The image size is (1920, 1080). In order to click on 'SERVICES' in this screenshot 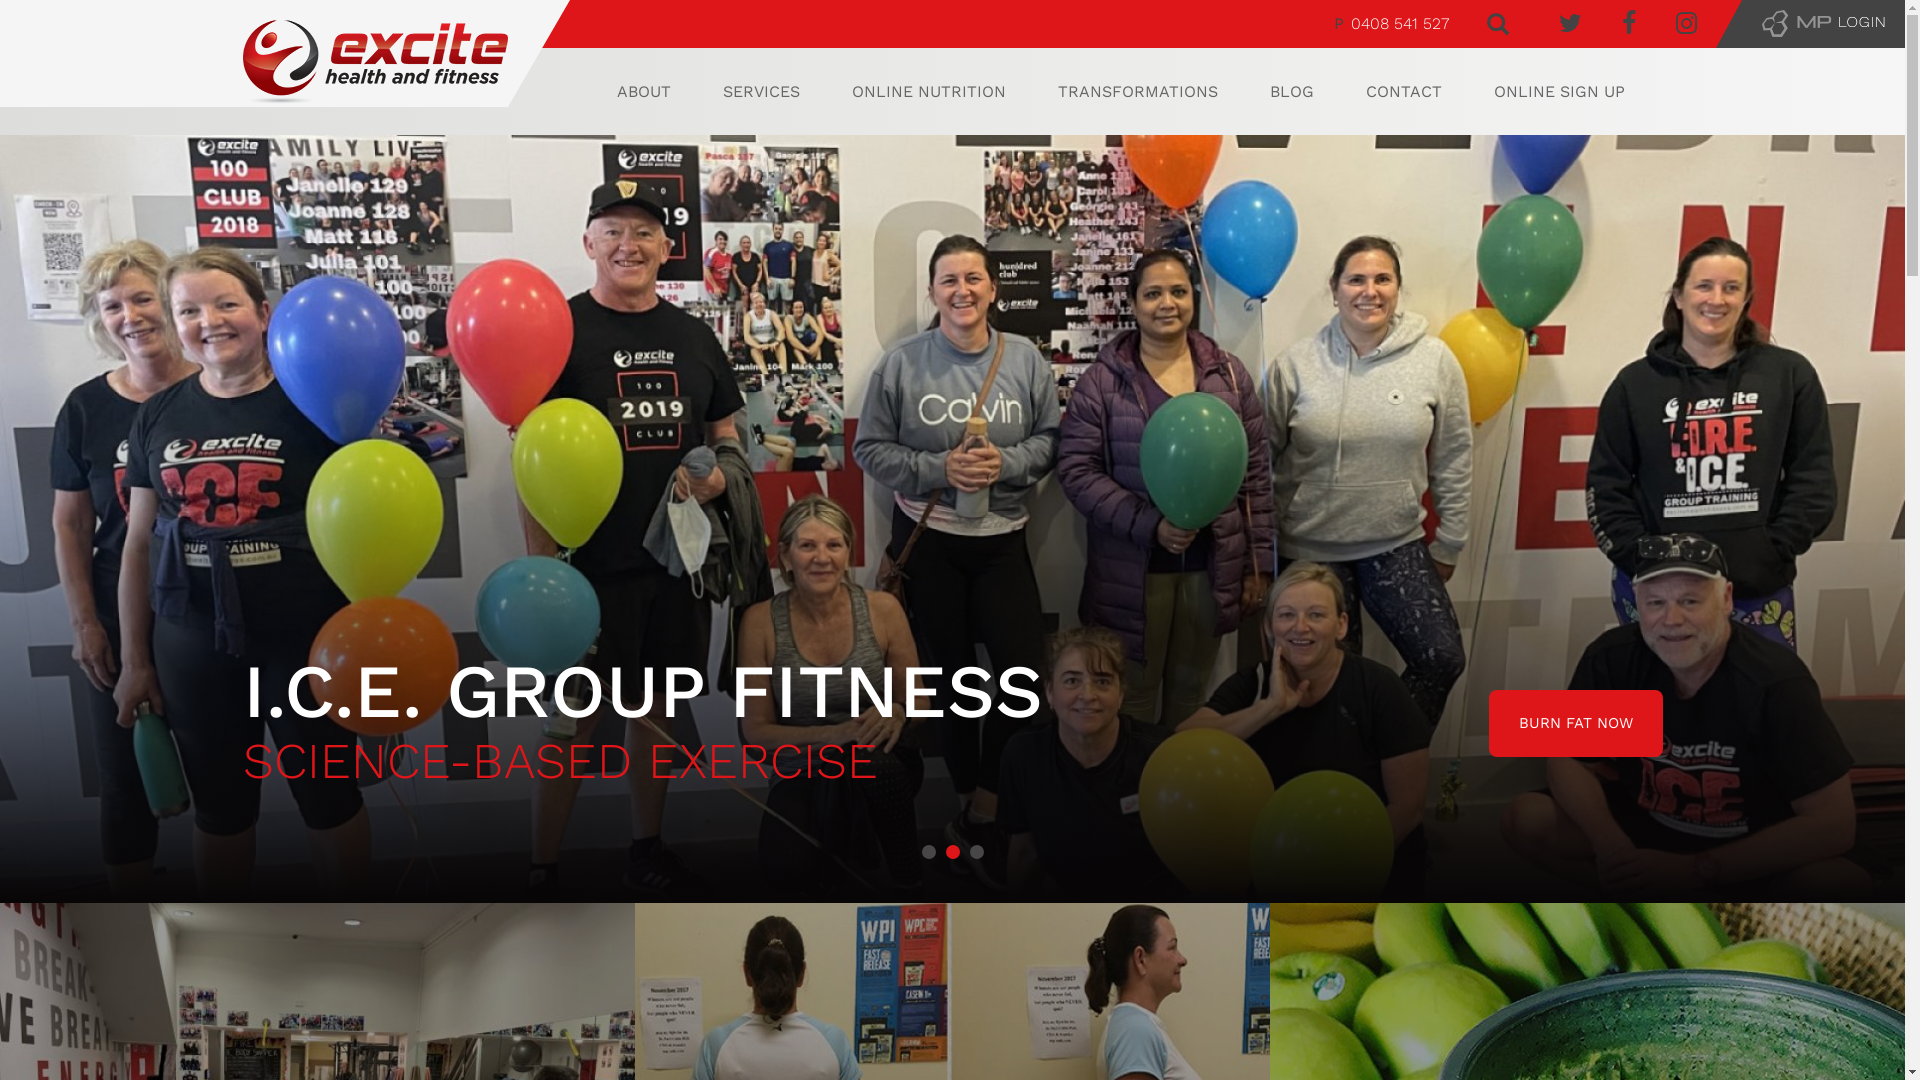, I will do `click(759, 91)`.